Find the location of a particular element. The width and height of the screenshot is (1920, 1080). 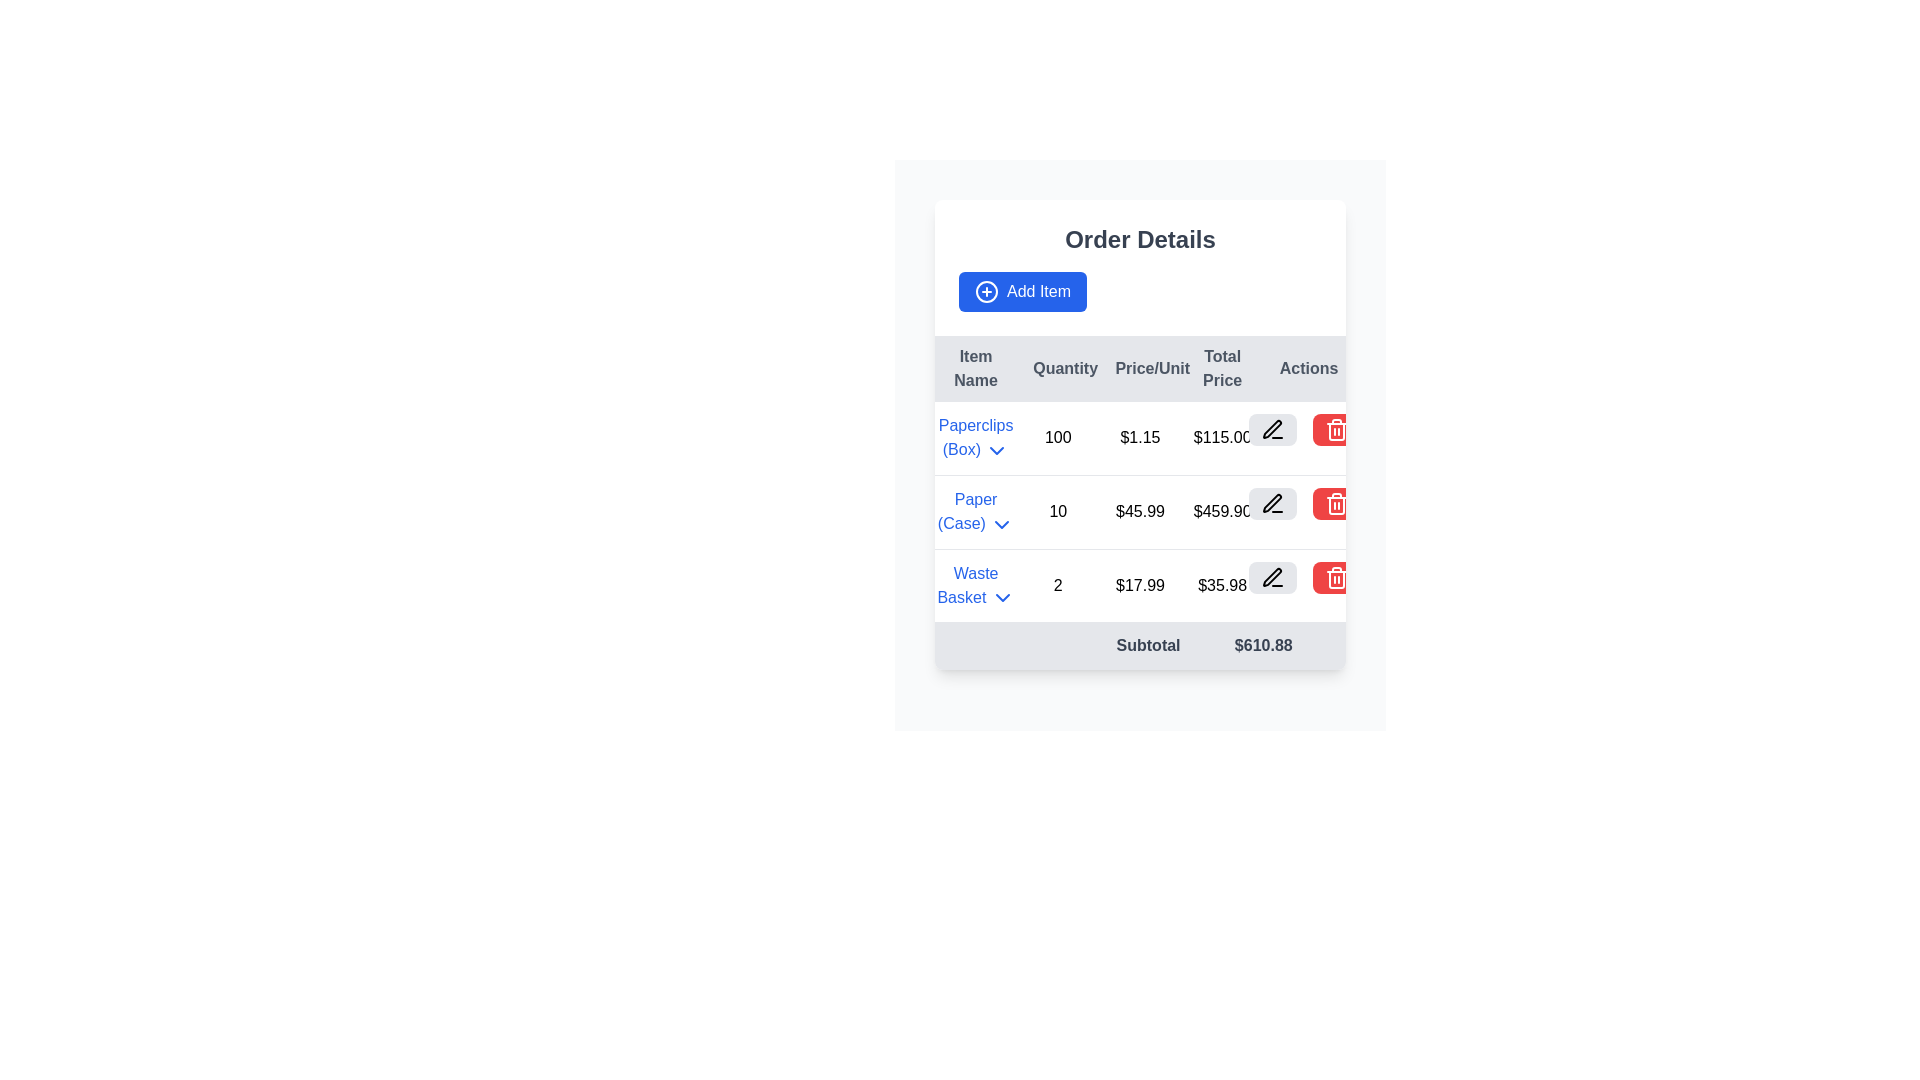

the dropdown chevron icon is located at coordinates (1002, 523).